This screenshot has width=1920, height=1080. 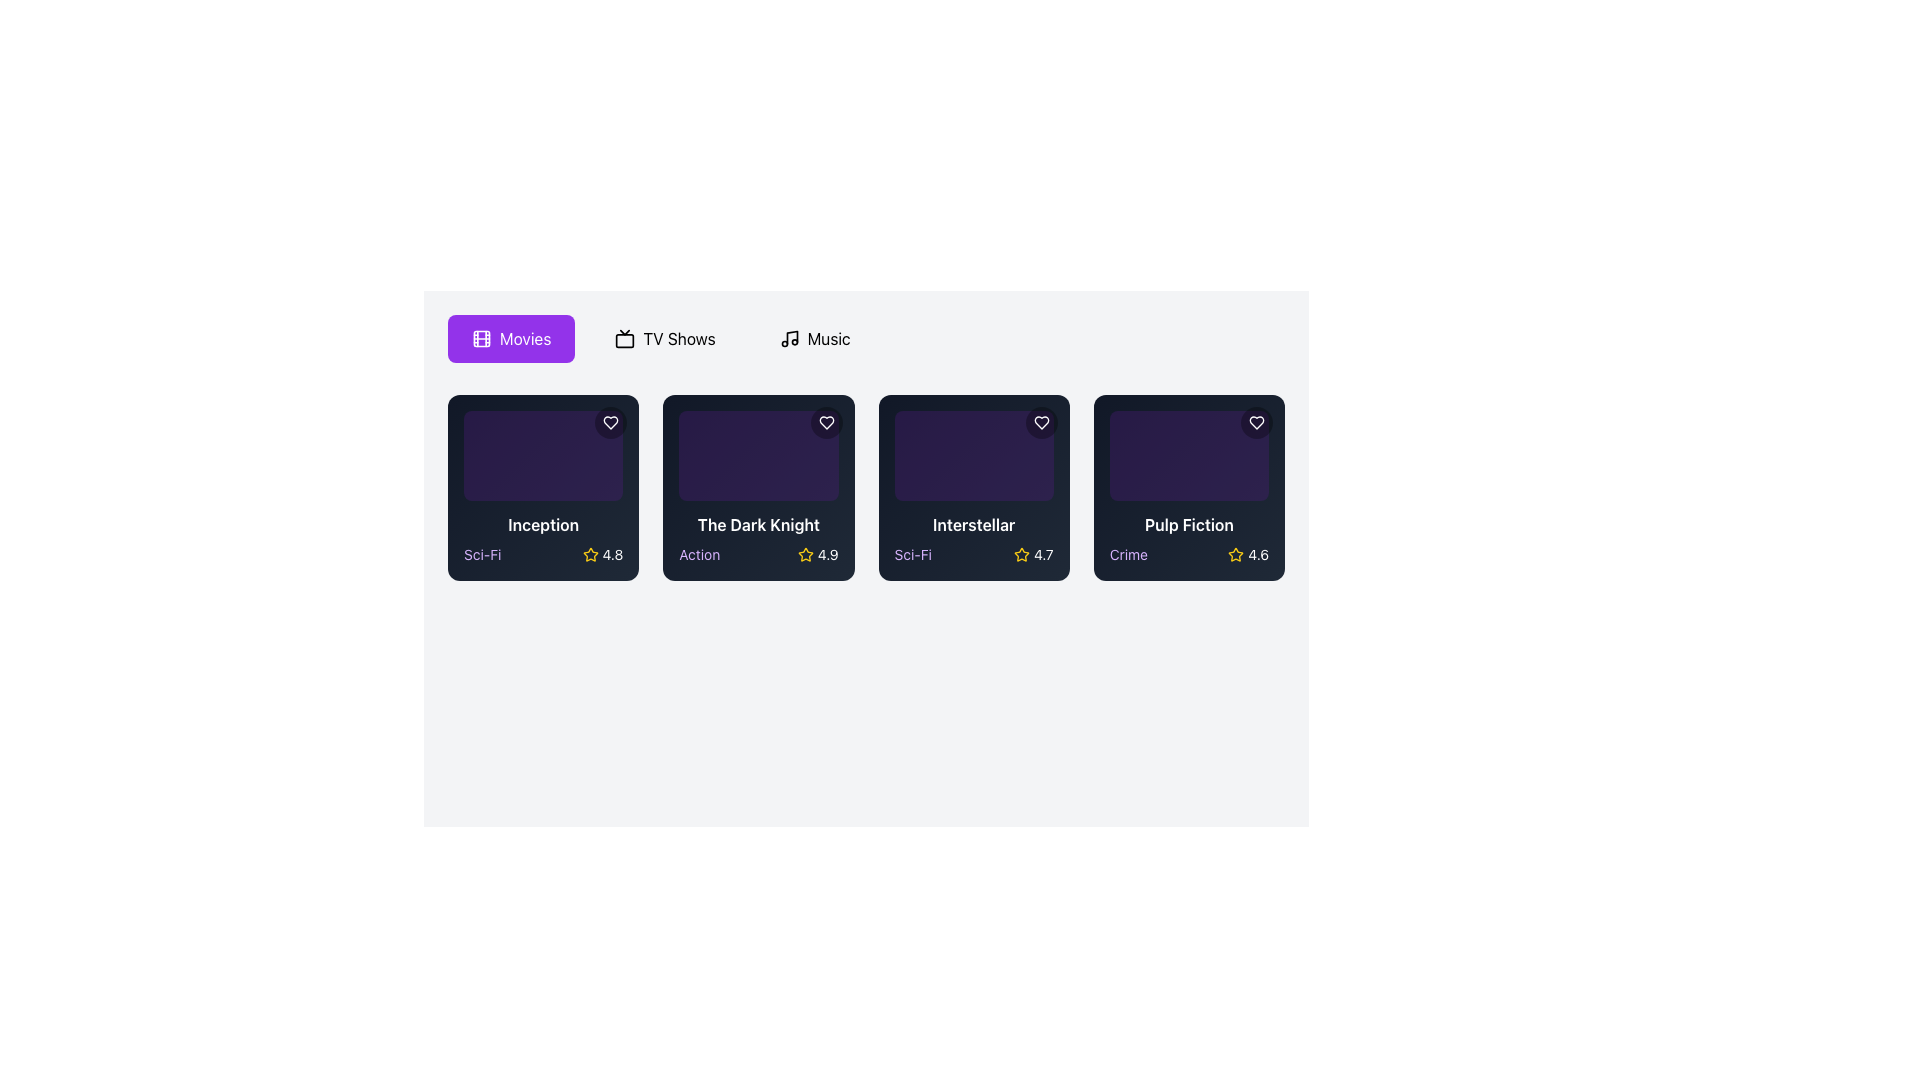 What do you see at coordinates (543, 554) in the screenshot?
I see `information displayed in the component conveying the genre 'Sci-Fi' and the rating '4.8' for the movie 'Inception', located at the bottom of the movie card` at bounding box center [543, 554].